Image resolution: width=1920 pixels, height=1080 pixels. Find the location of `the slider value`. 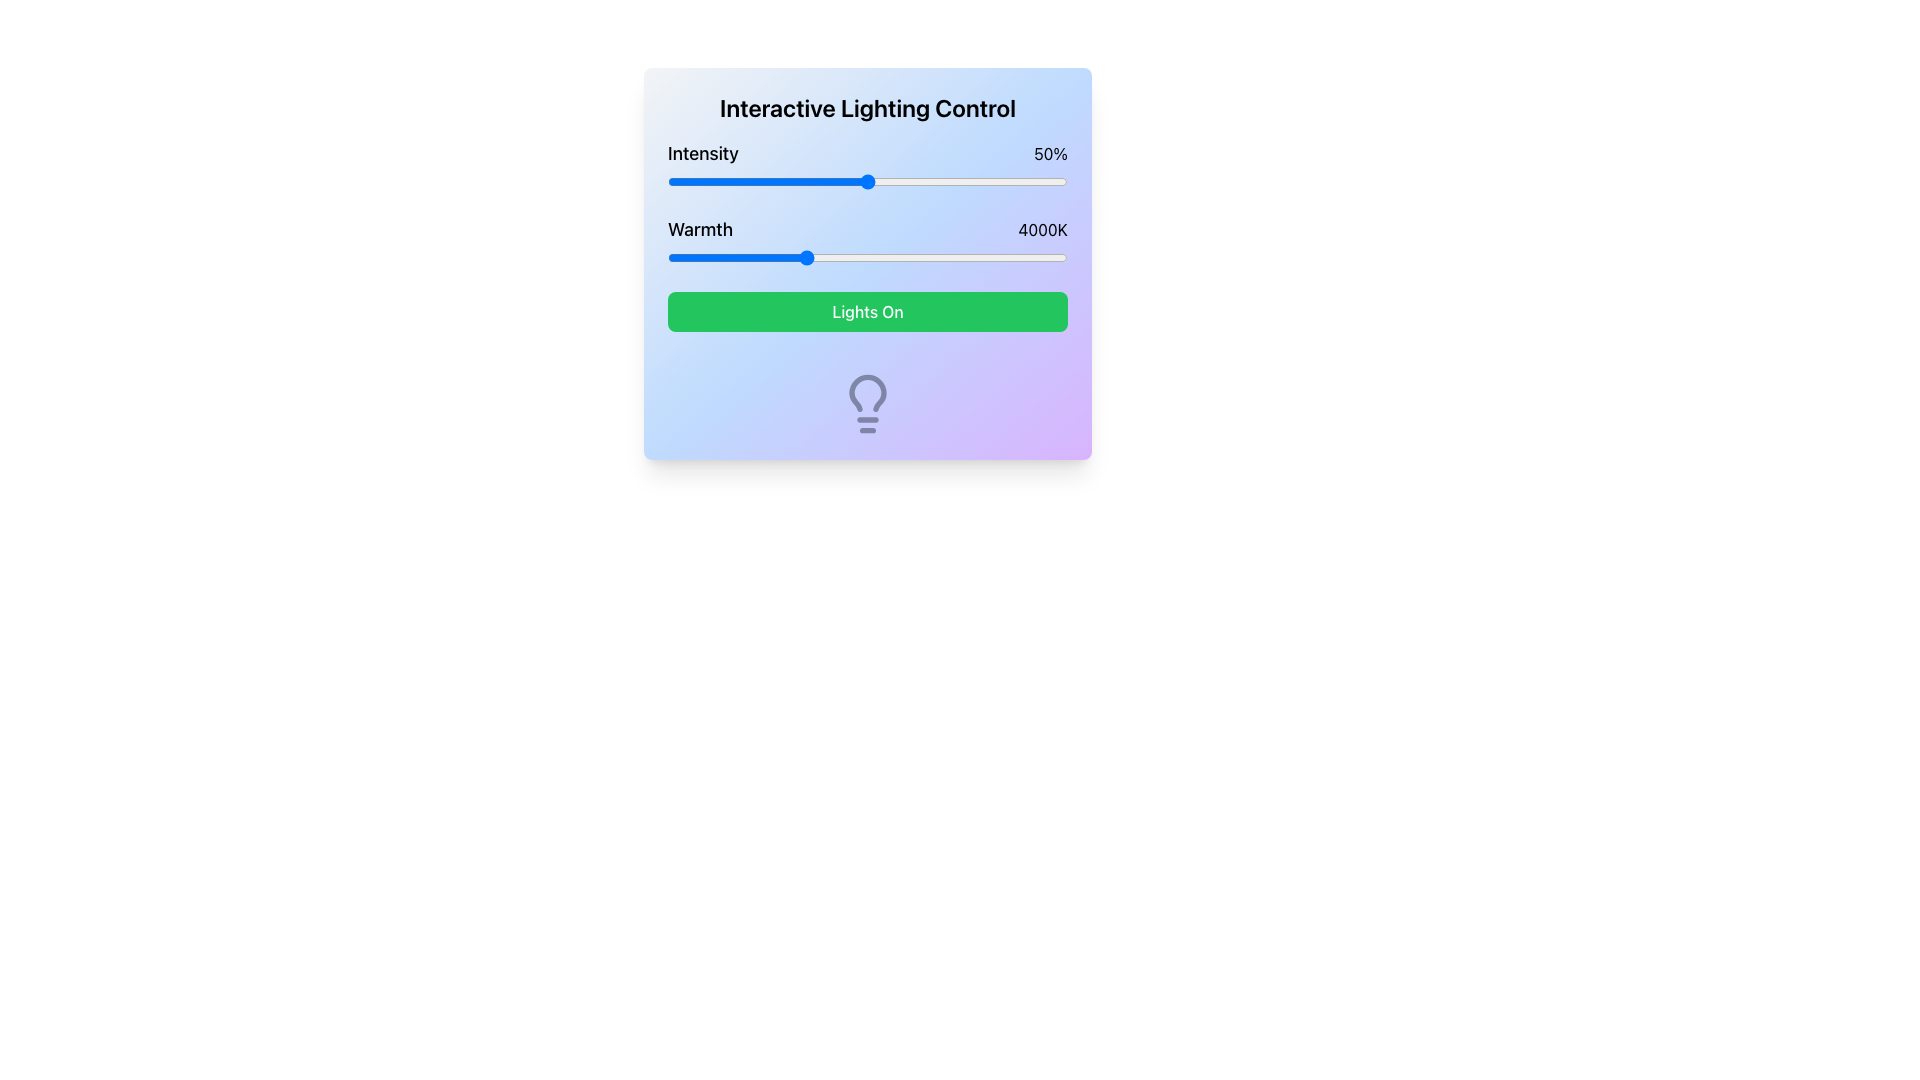

the slider value is located at coordinates (795, 181).